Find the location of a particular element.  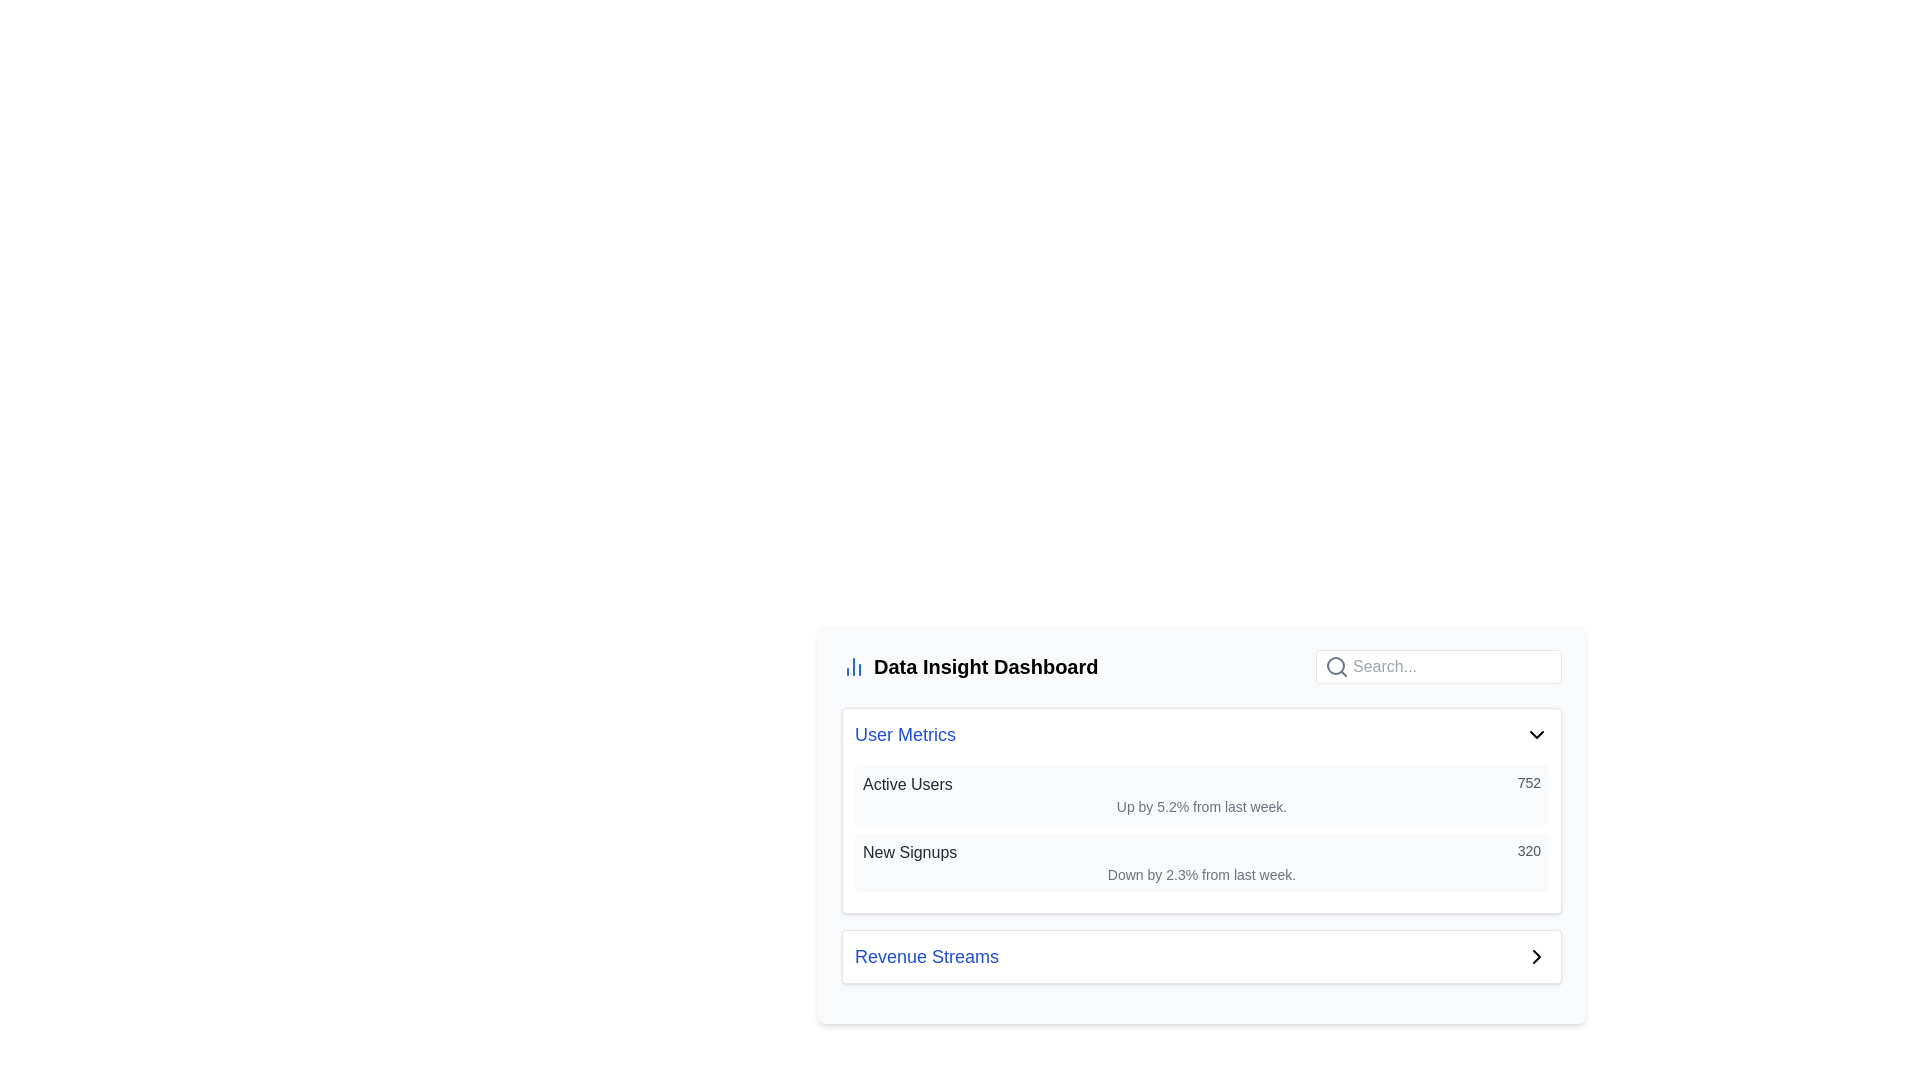

'New Signups' informational block located below the 'Active Users' block in the 'User Metrics' section of the 'Data Insight Dashboard', which displays the value '320' and the comparison 'Down by 2.3%' is located at coordinates (1200, 862).